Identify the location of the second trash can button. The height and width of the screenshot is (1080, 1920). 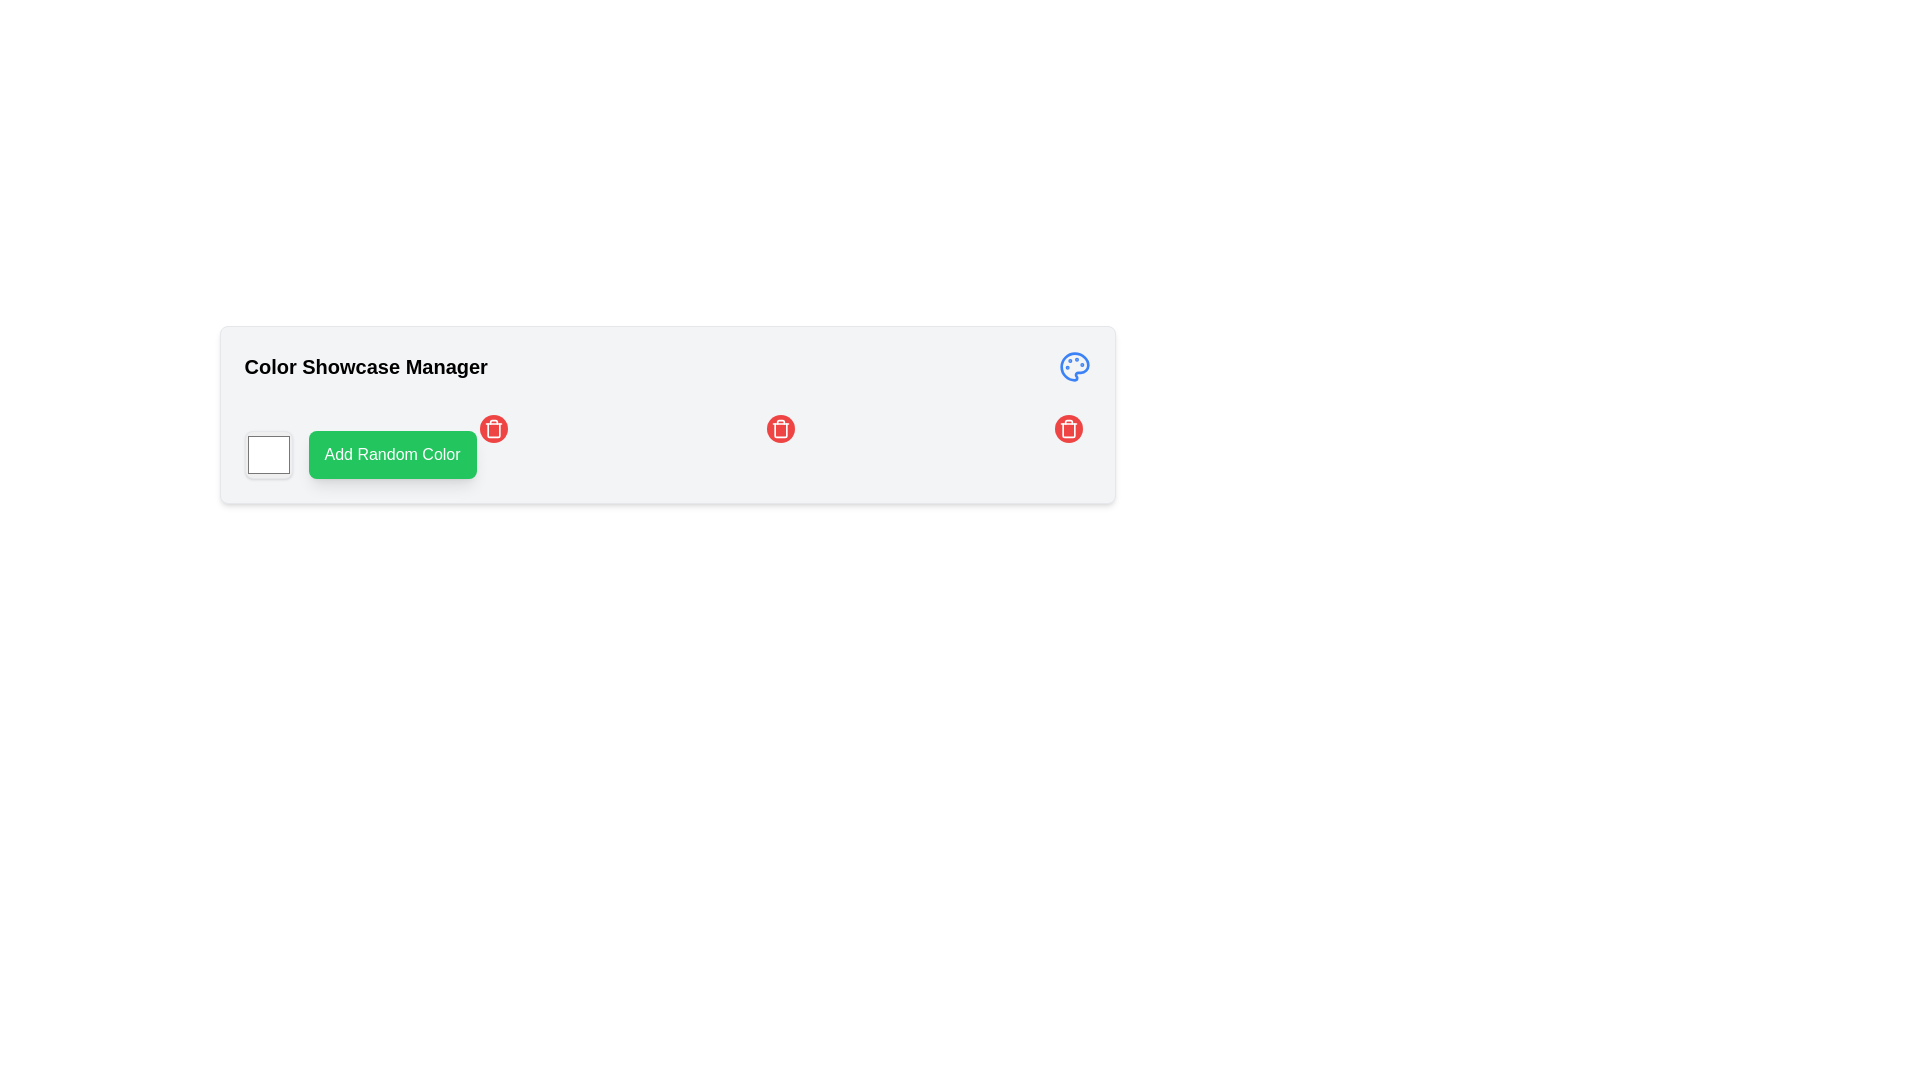
(780, 427).